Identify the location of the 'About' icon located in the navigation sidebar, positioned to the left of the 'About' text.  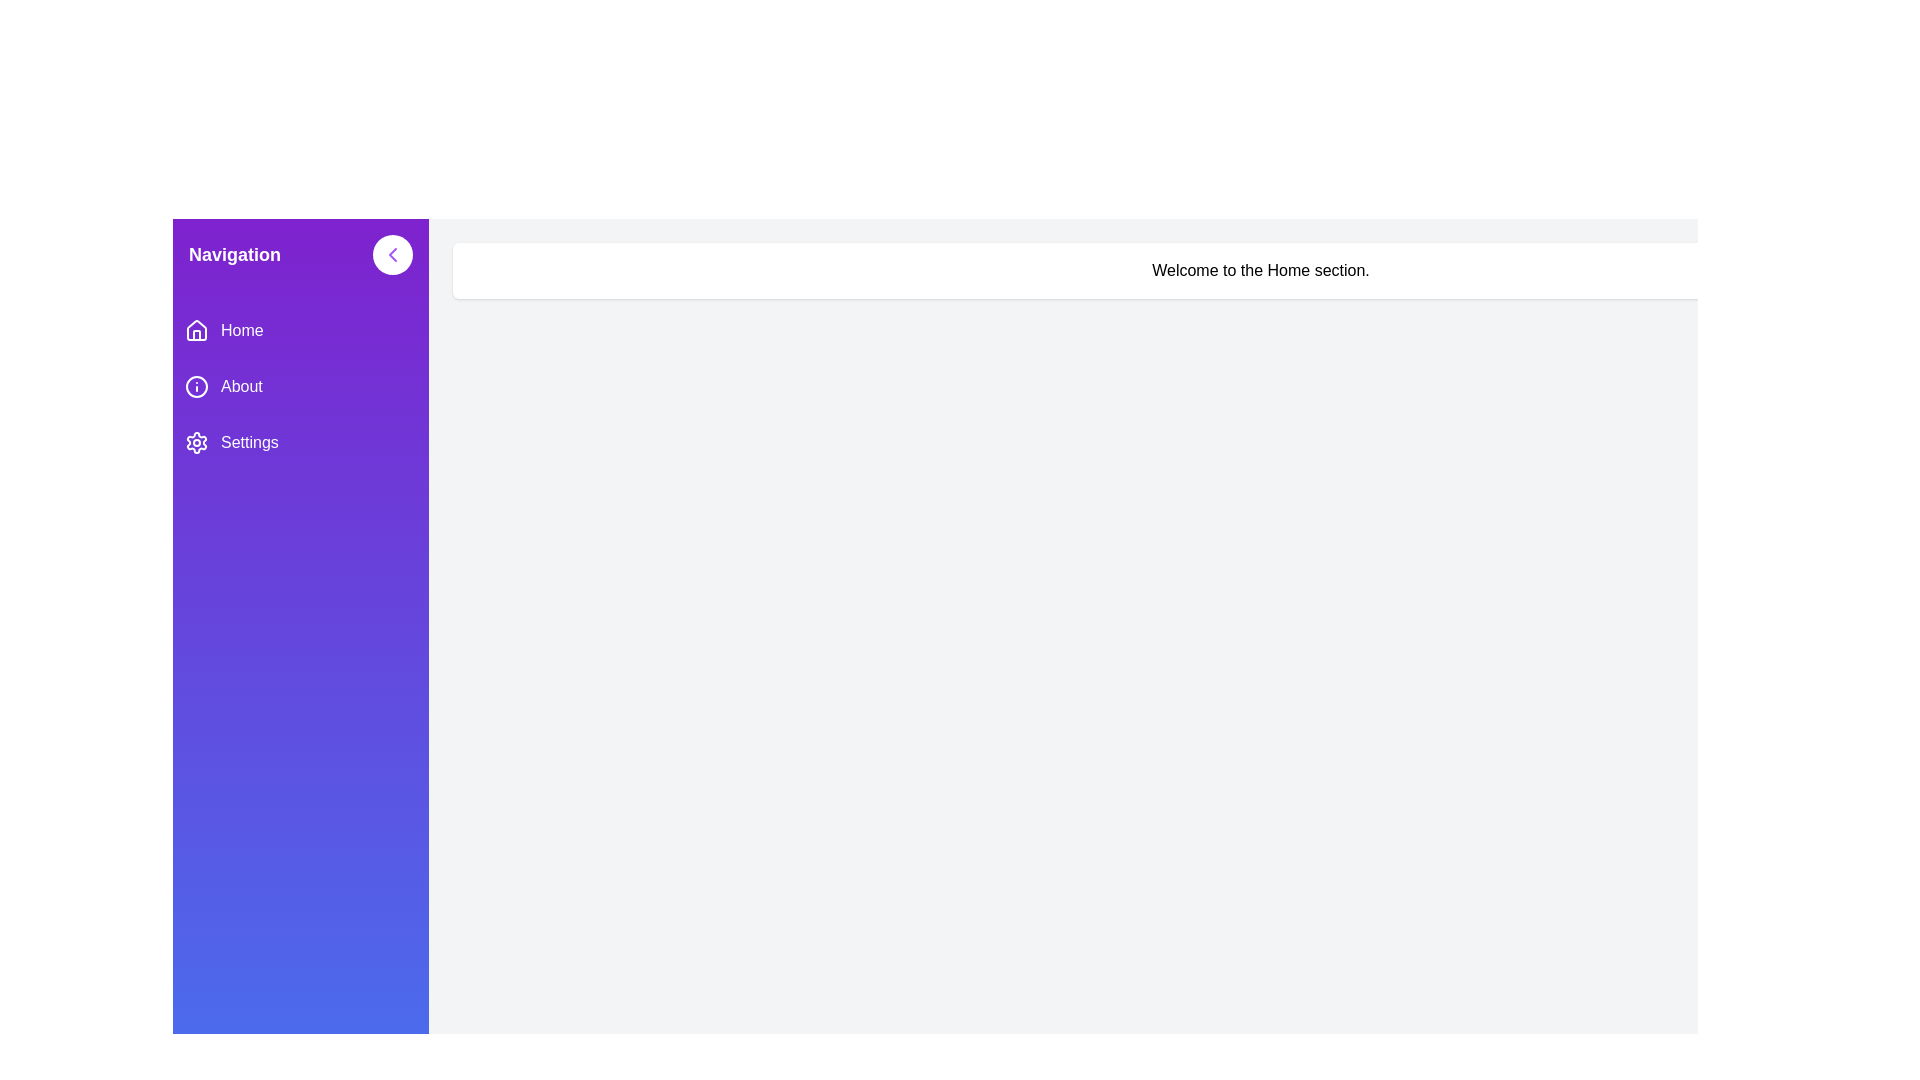
(196, 386).